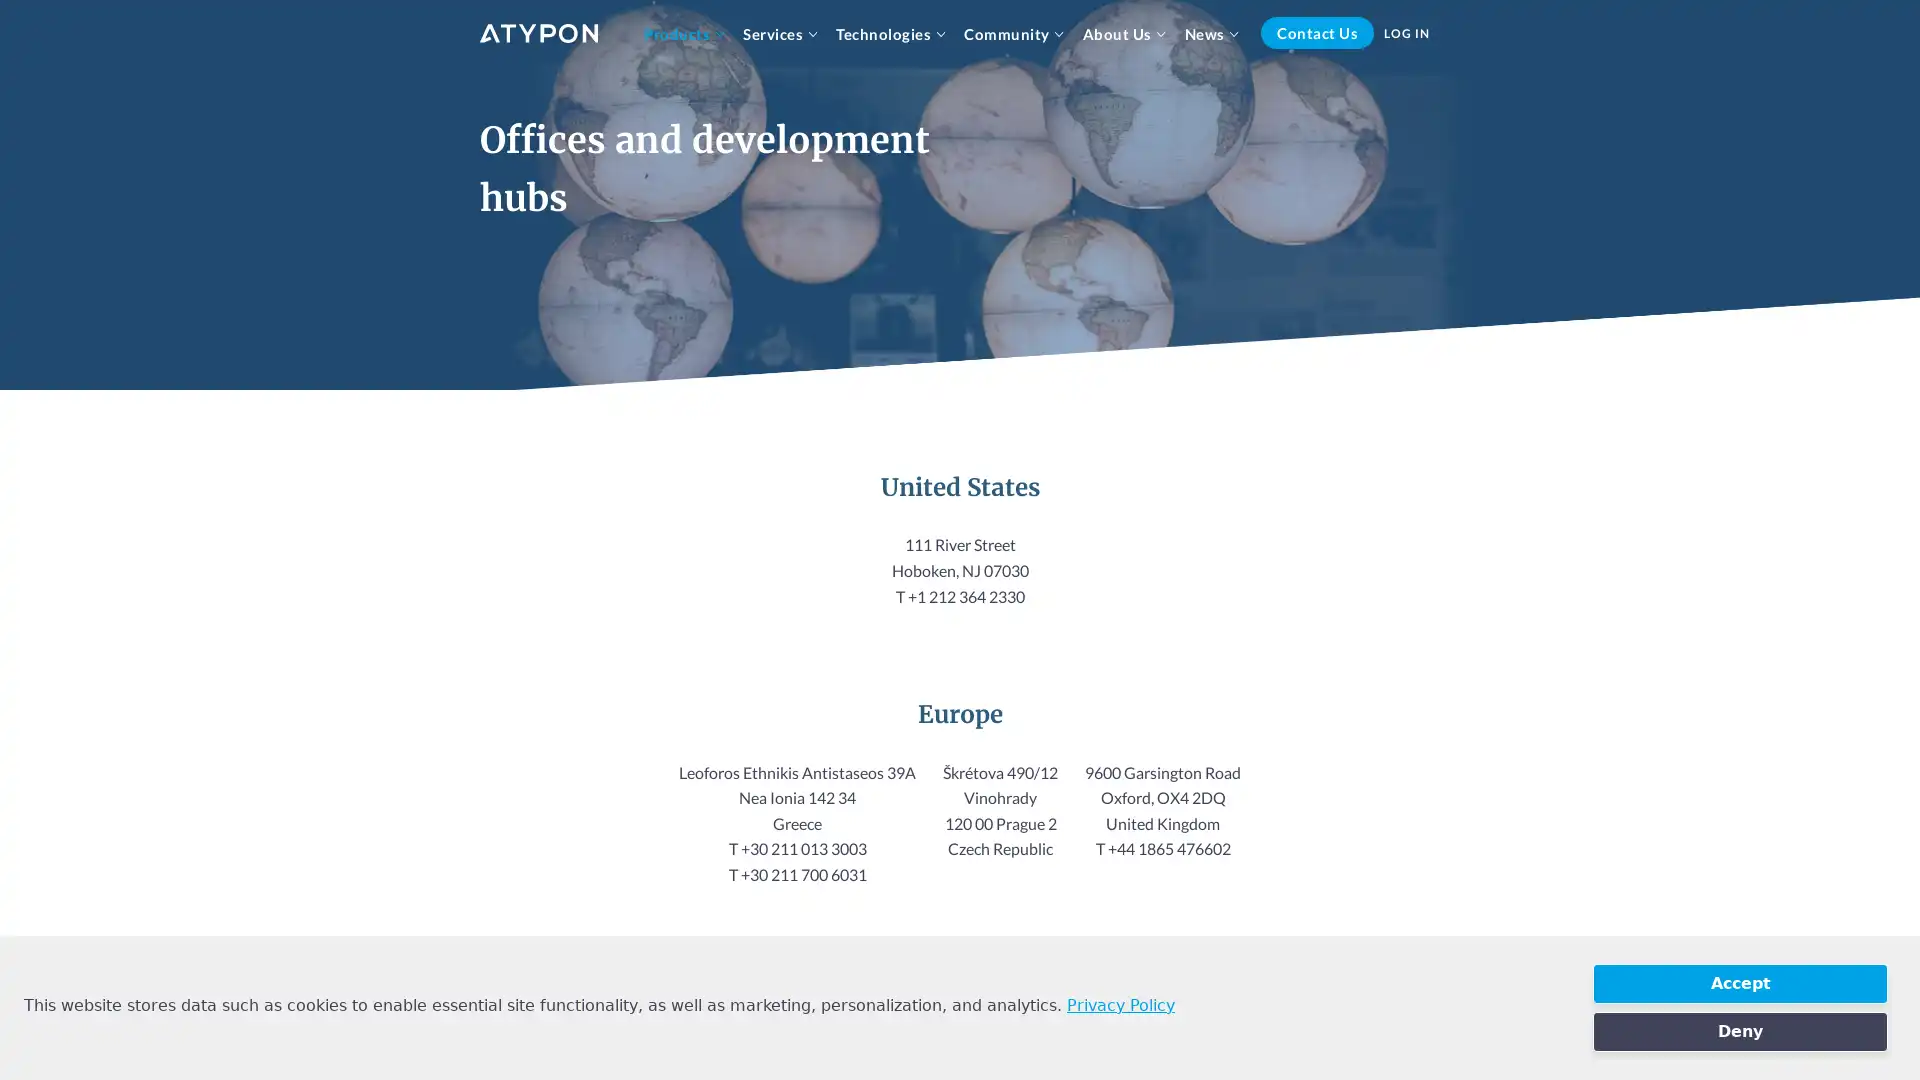 The height and width of the screenshot is (1080, 1920). What do you see at coordinates (1739, 982) in the screenshot?
I see `Accept` at bounding box center [1739, 982].